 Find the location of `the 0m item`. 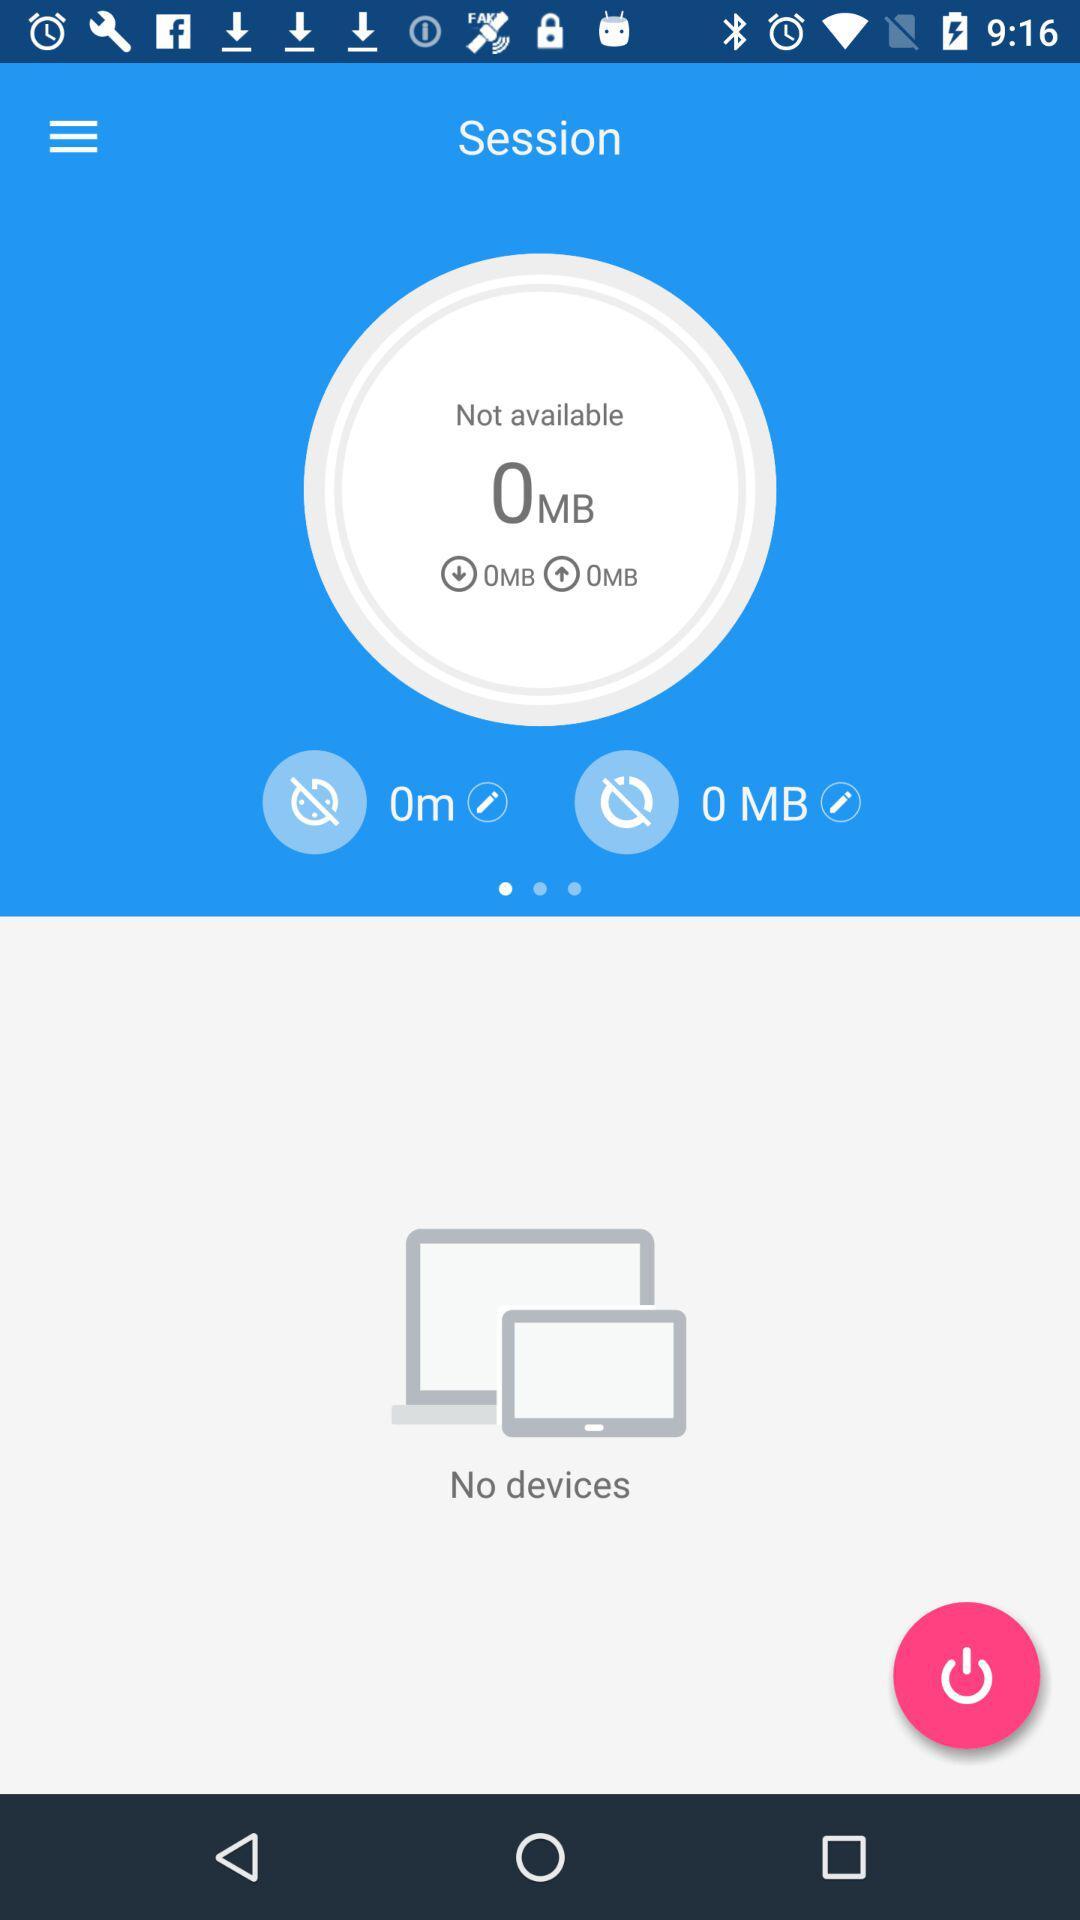

the 0m item is located at coordinates (421, 802).